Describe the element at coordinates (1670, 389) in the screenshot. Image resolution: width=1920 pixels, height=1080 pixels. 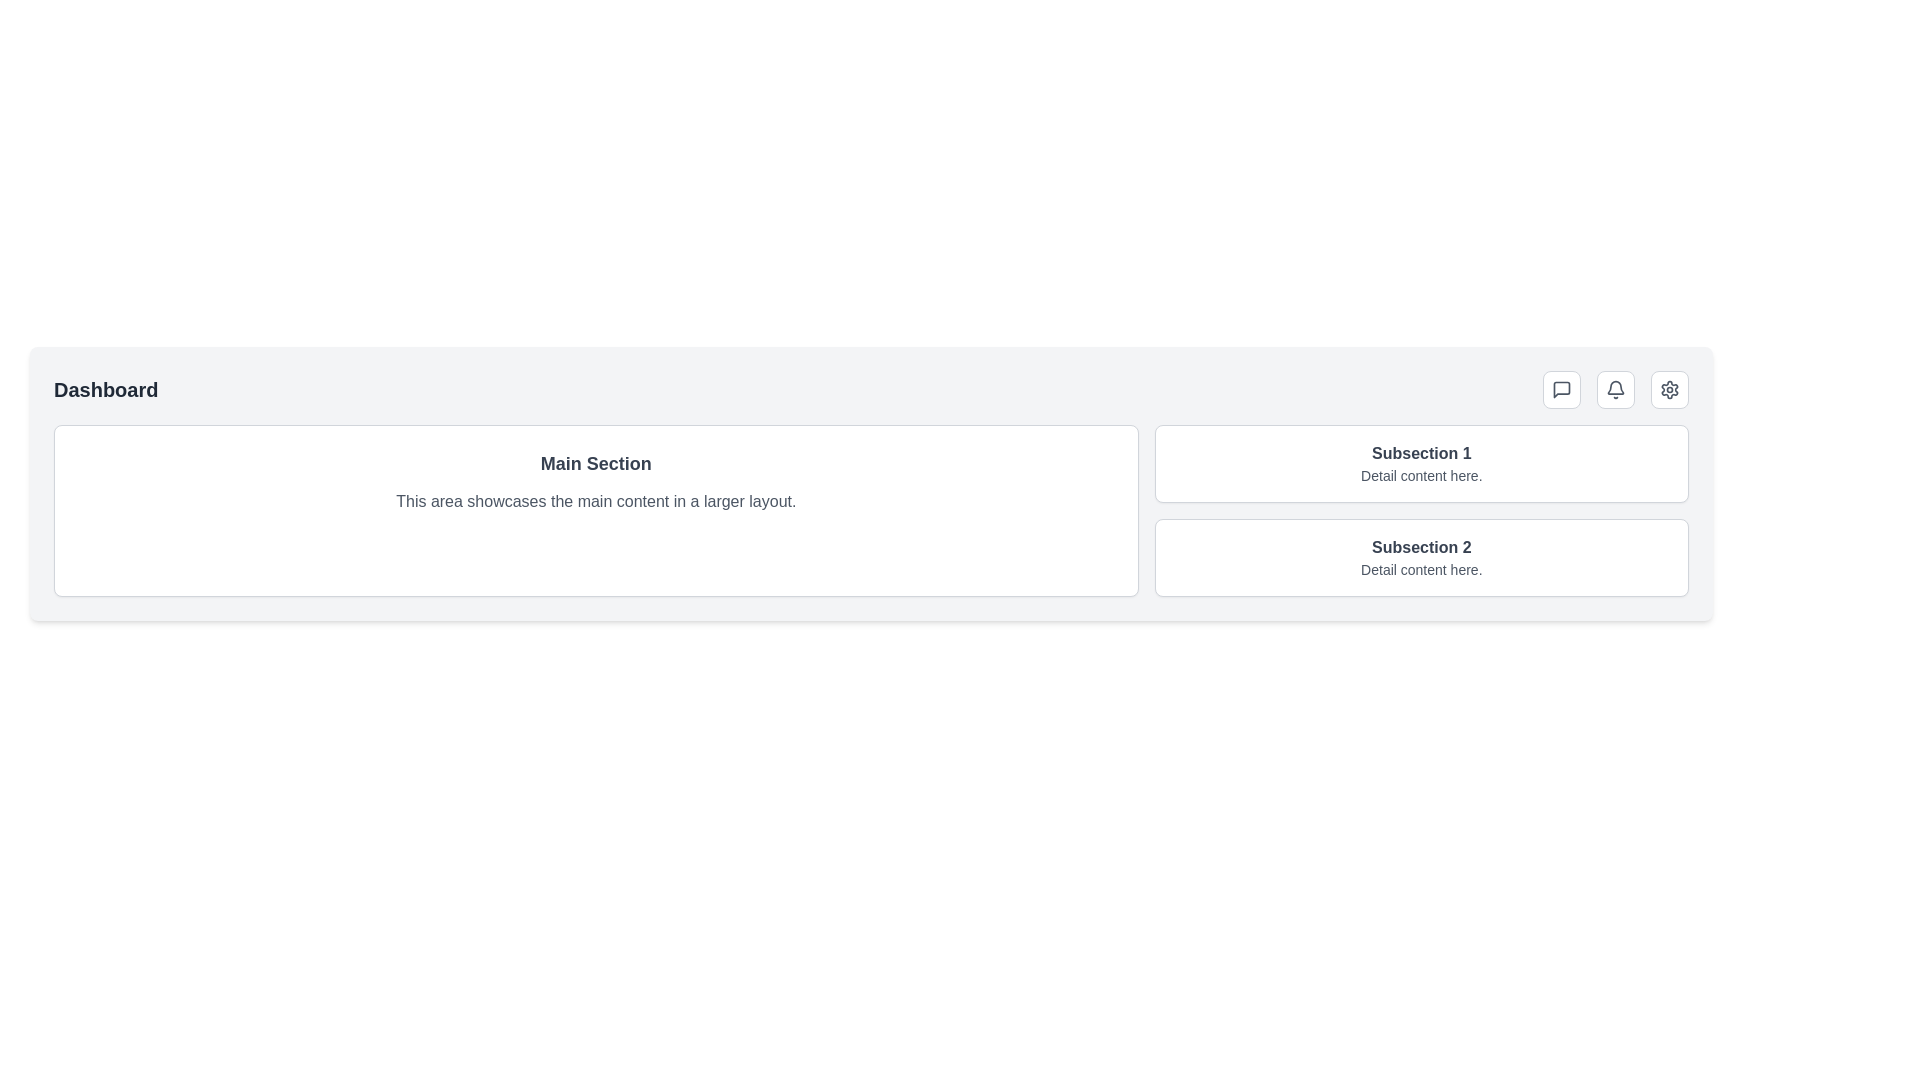
I see `the settings icon` at that location.